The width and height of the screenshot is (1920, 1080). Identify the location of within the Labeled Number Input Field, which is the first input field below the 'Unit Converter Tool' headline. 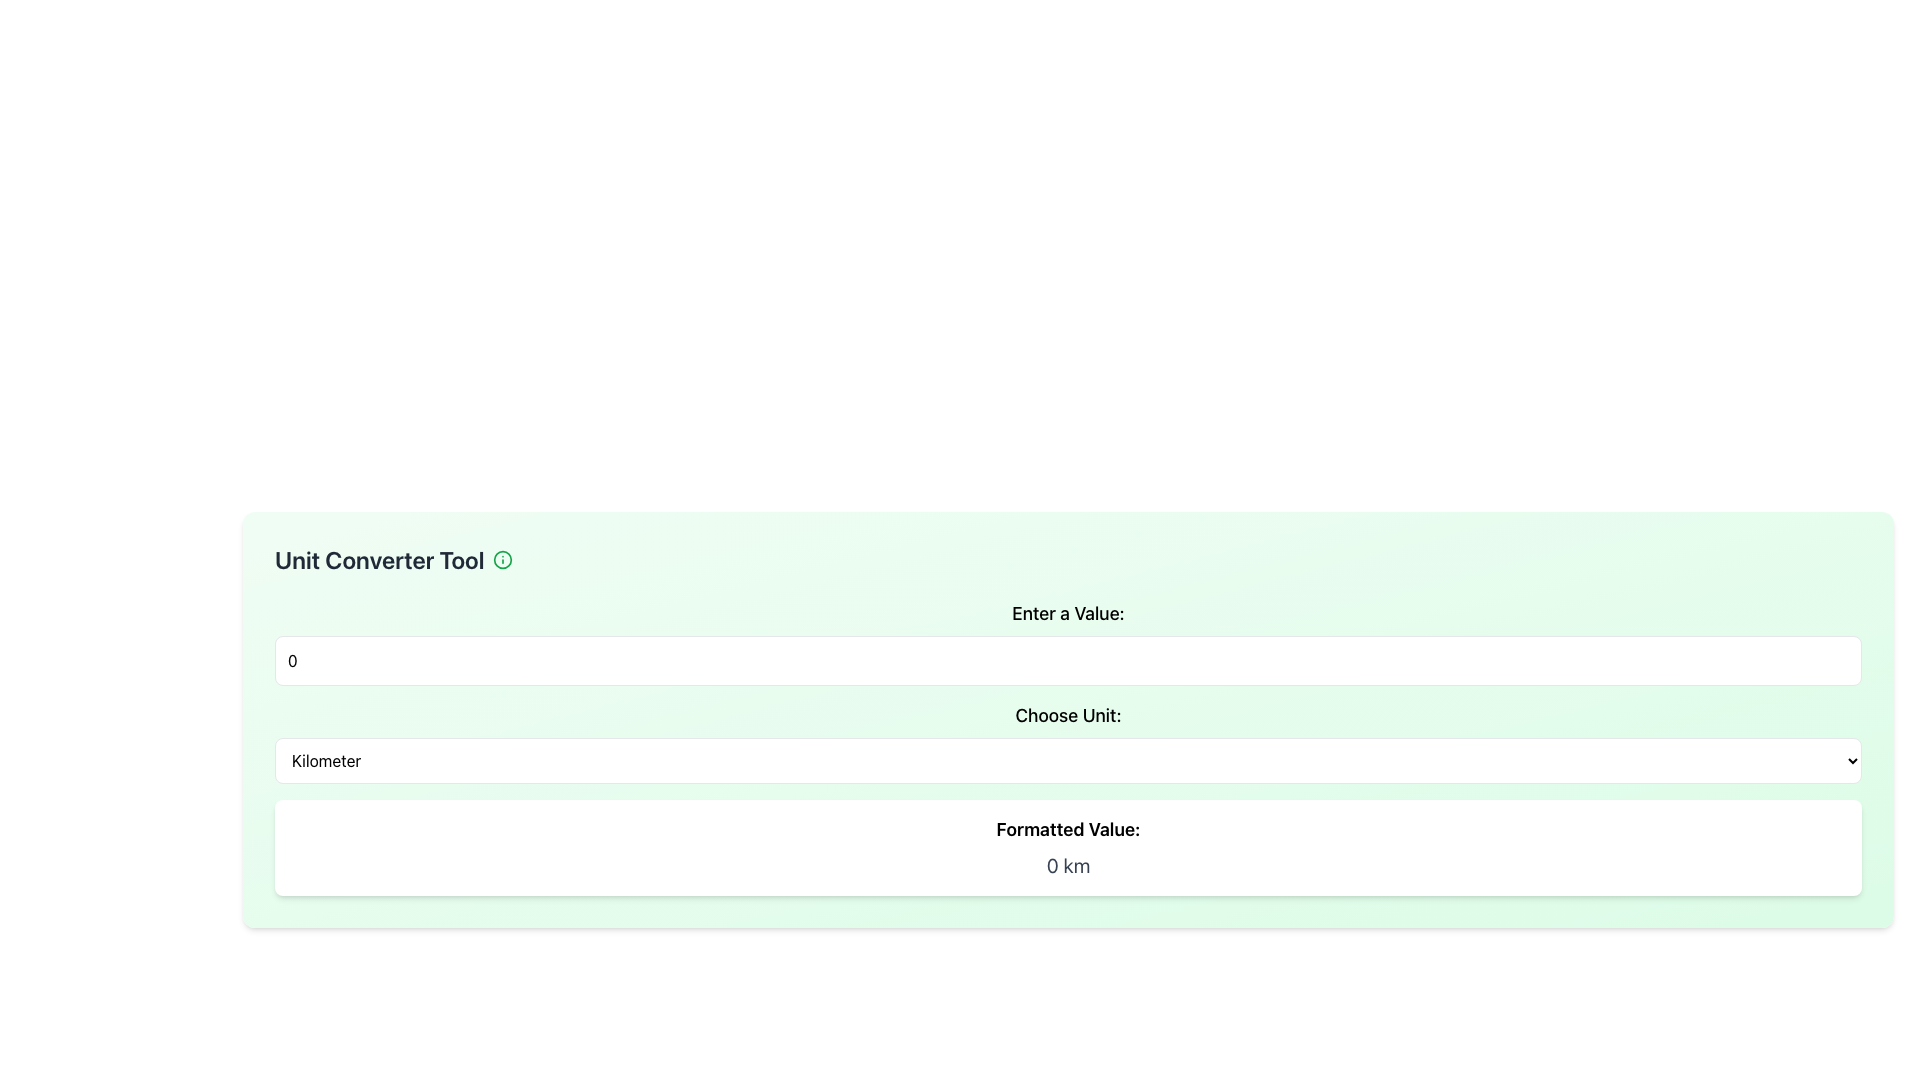
(1067, 643).